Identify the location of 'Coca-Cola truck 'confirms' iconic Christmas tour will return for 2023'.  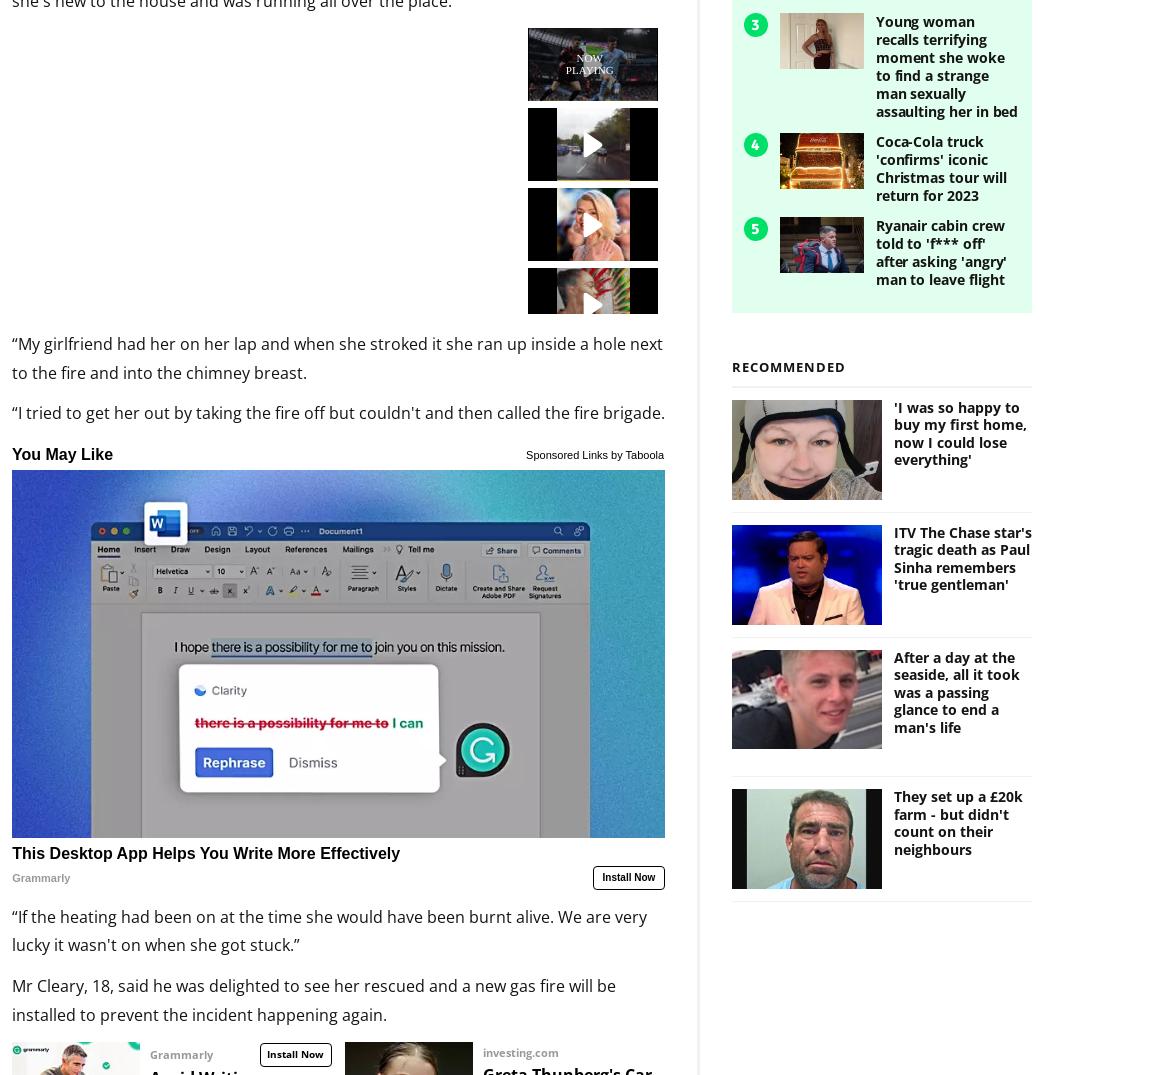
(940, 133).